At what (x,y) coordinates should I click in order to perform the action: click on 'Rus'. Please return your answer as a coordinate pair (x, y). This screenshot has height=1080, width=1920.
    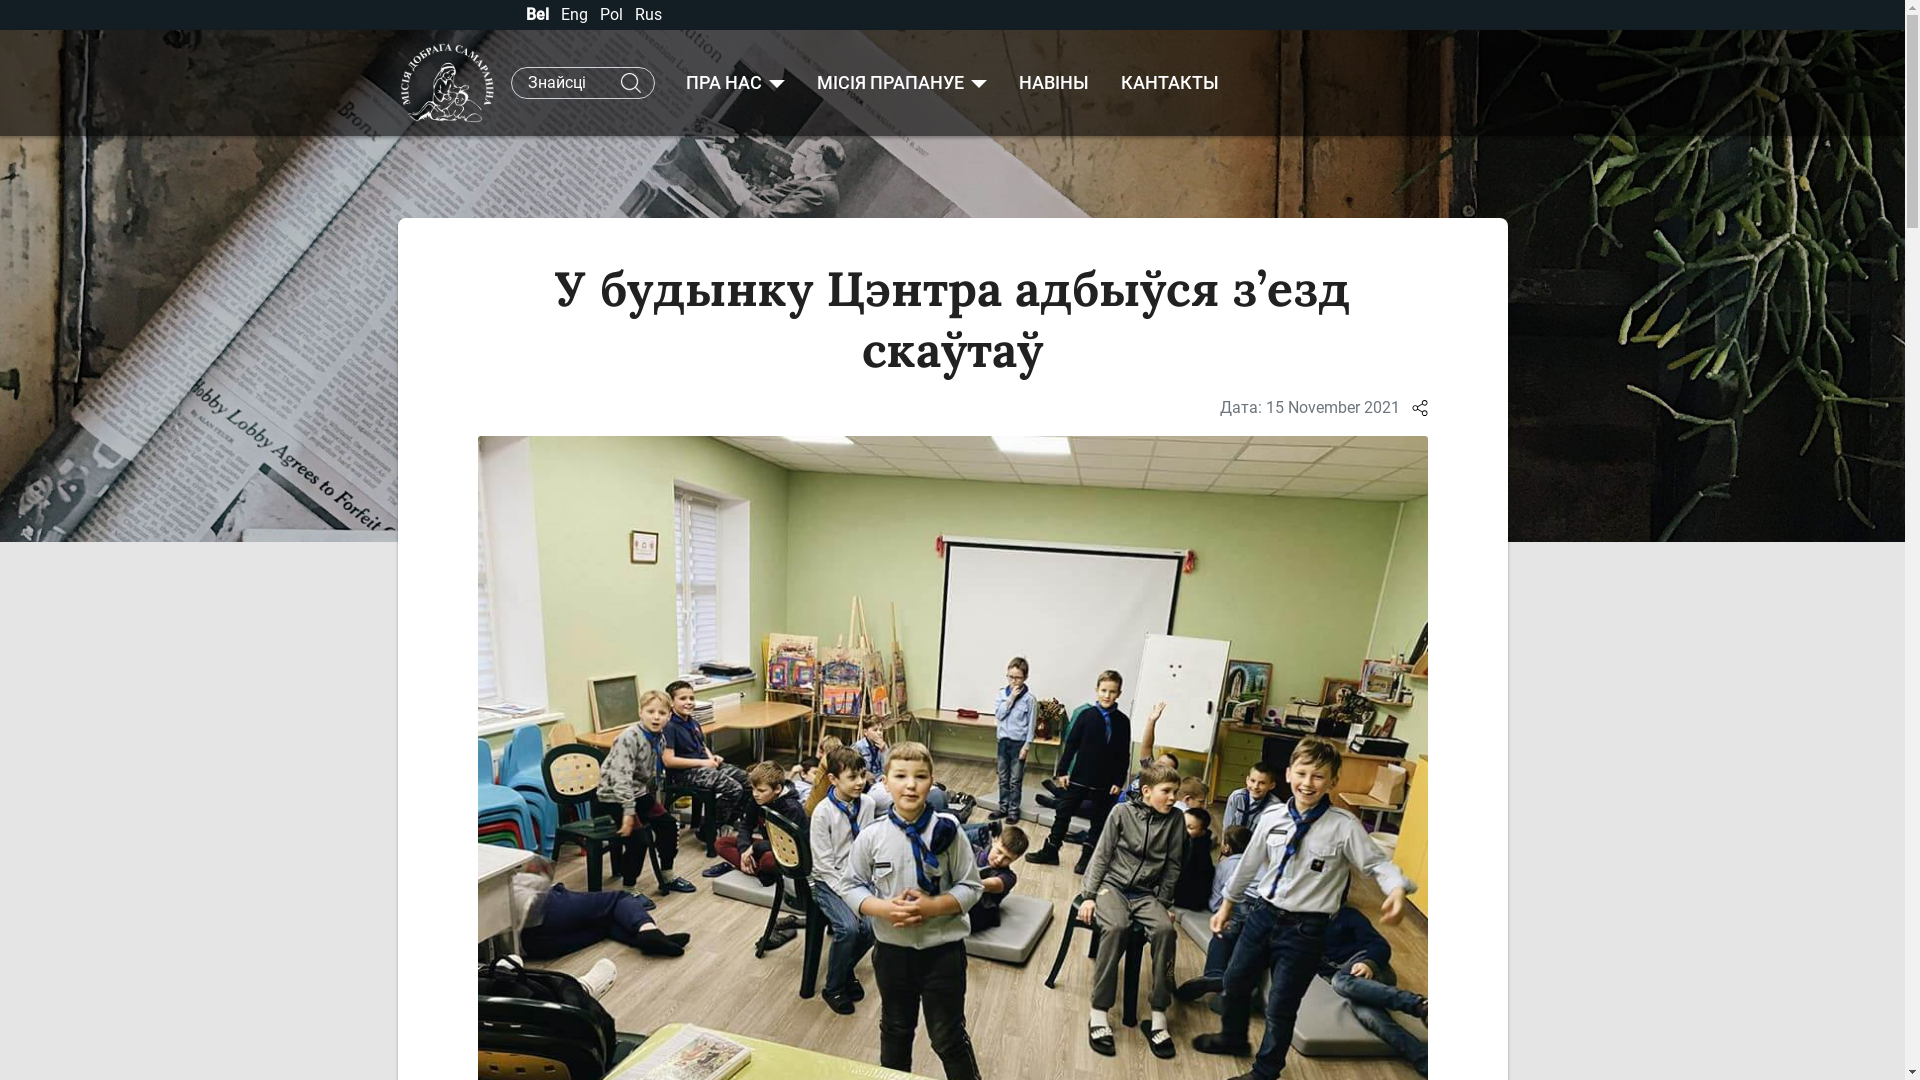
    Looking at the image, I should click on (647, 14).